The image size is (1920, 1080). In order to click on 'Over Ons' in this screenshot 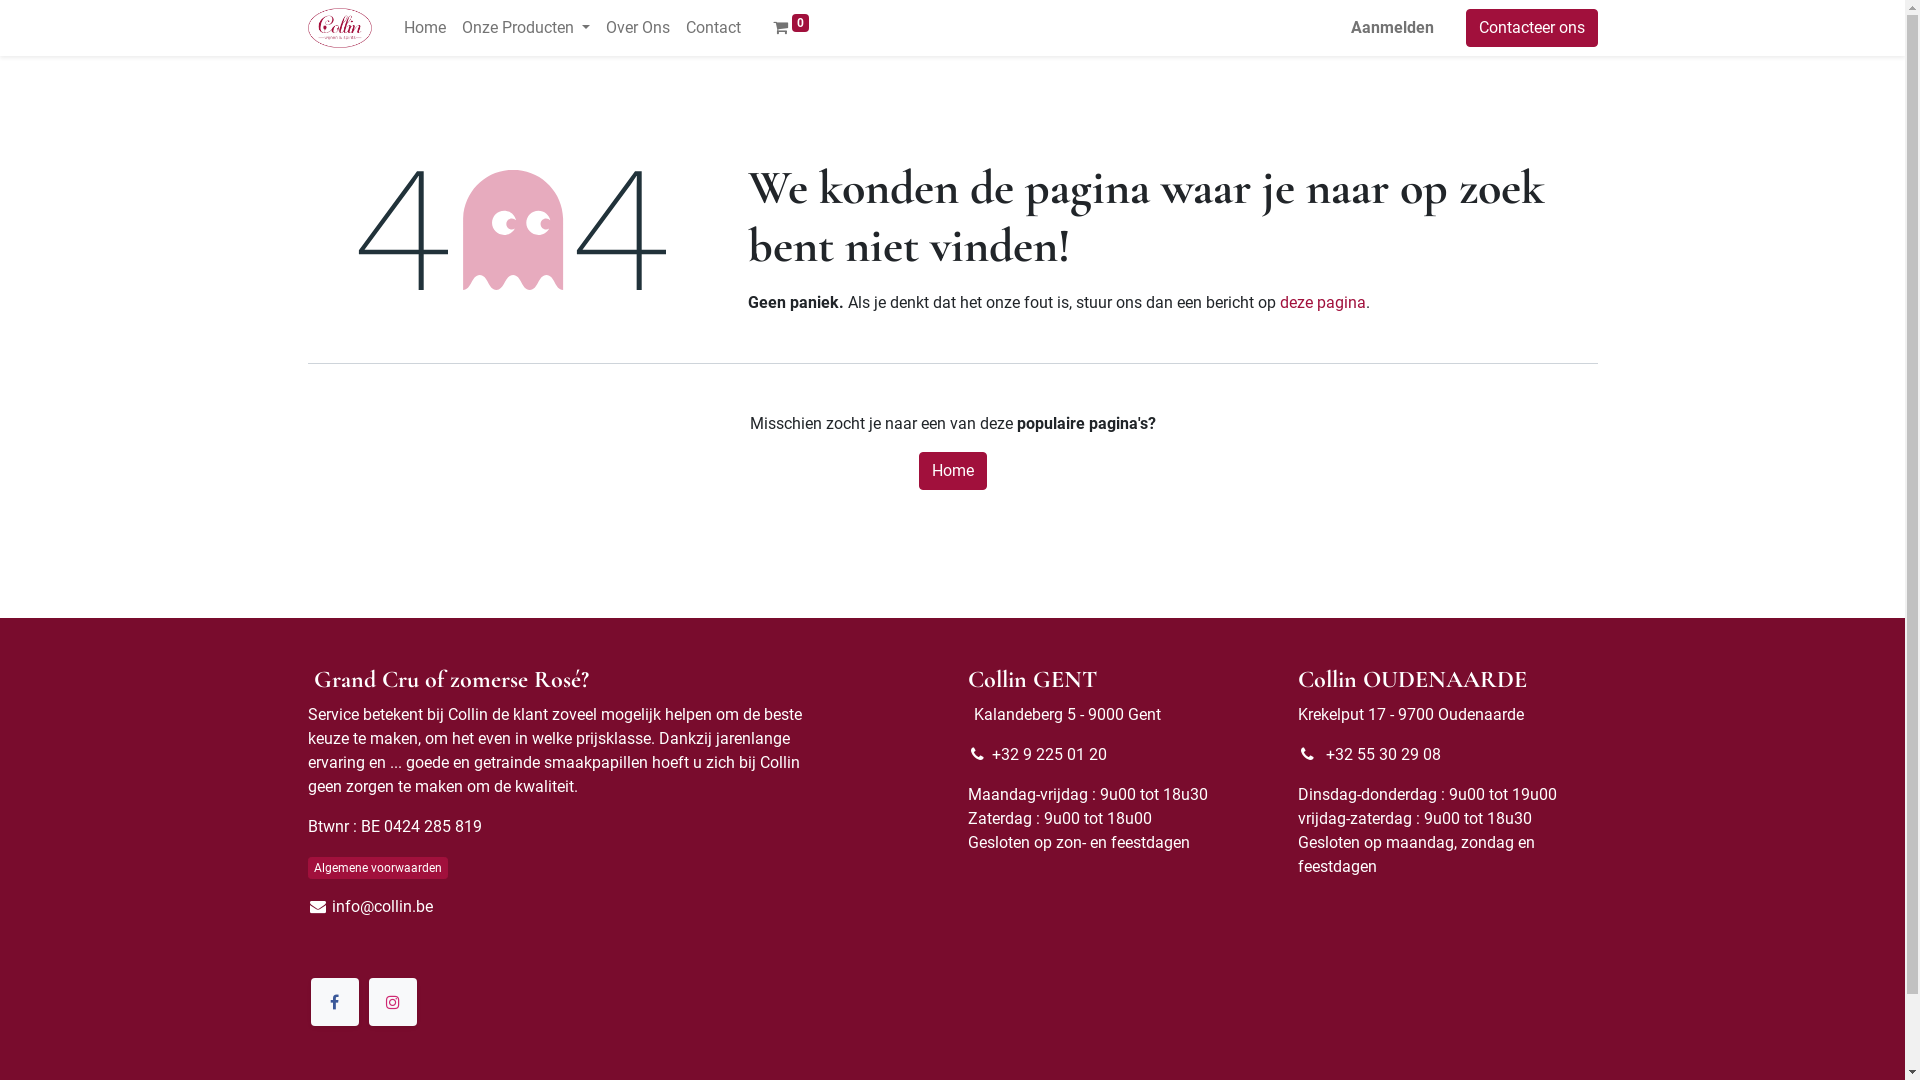, I will do `click(597, 27)`.